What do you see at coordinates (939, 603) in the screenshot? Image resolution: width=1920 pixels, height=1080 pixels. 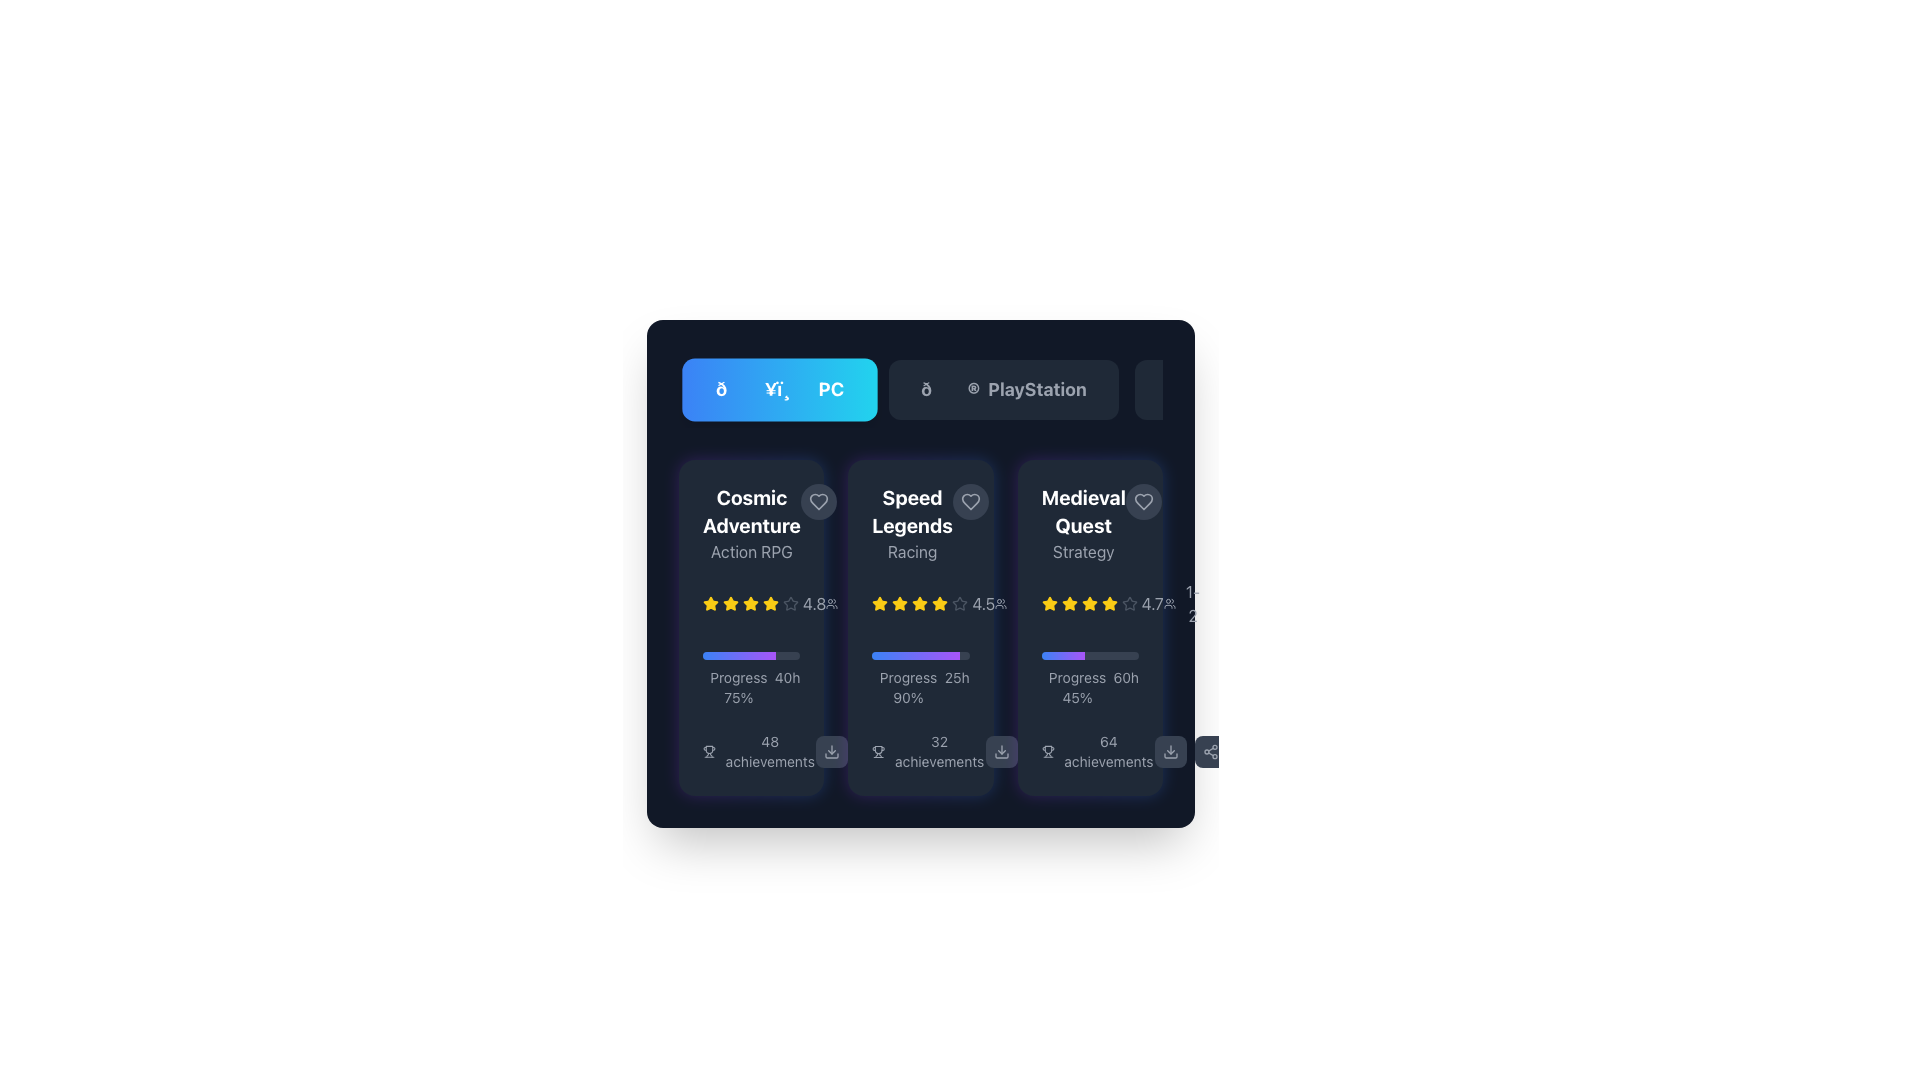 I see `the fifth star-shaped icon in bright yellow, part of the rating display for the game 'Speed Legends', located below the title and subtitle of the game` at bounding box center [939, 603].